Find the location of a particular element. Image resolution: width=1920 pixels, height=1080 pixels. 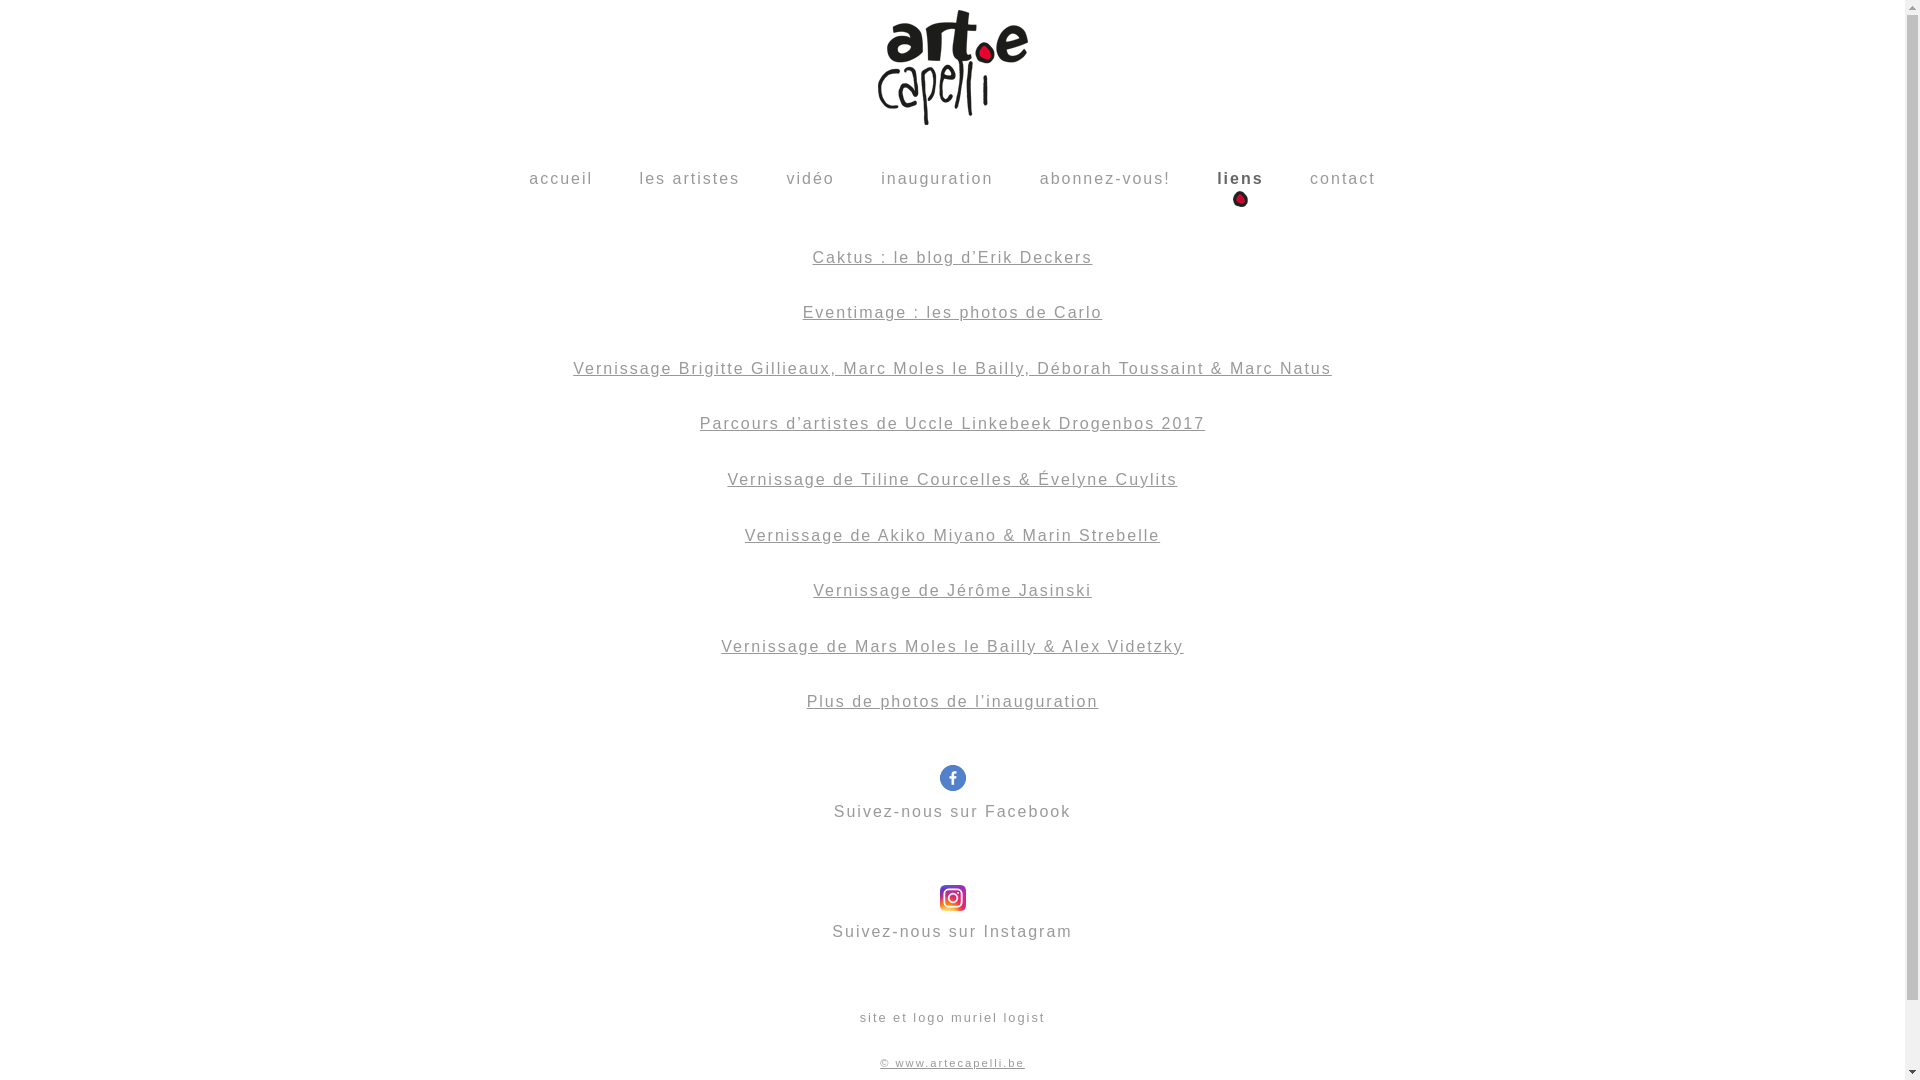

'abonnez-vous!' is located at coordinates (1104, 177).